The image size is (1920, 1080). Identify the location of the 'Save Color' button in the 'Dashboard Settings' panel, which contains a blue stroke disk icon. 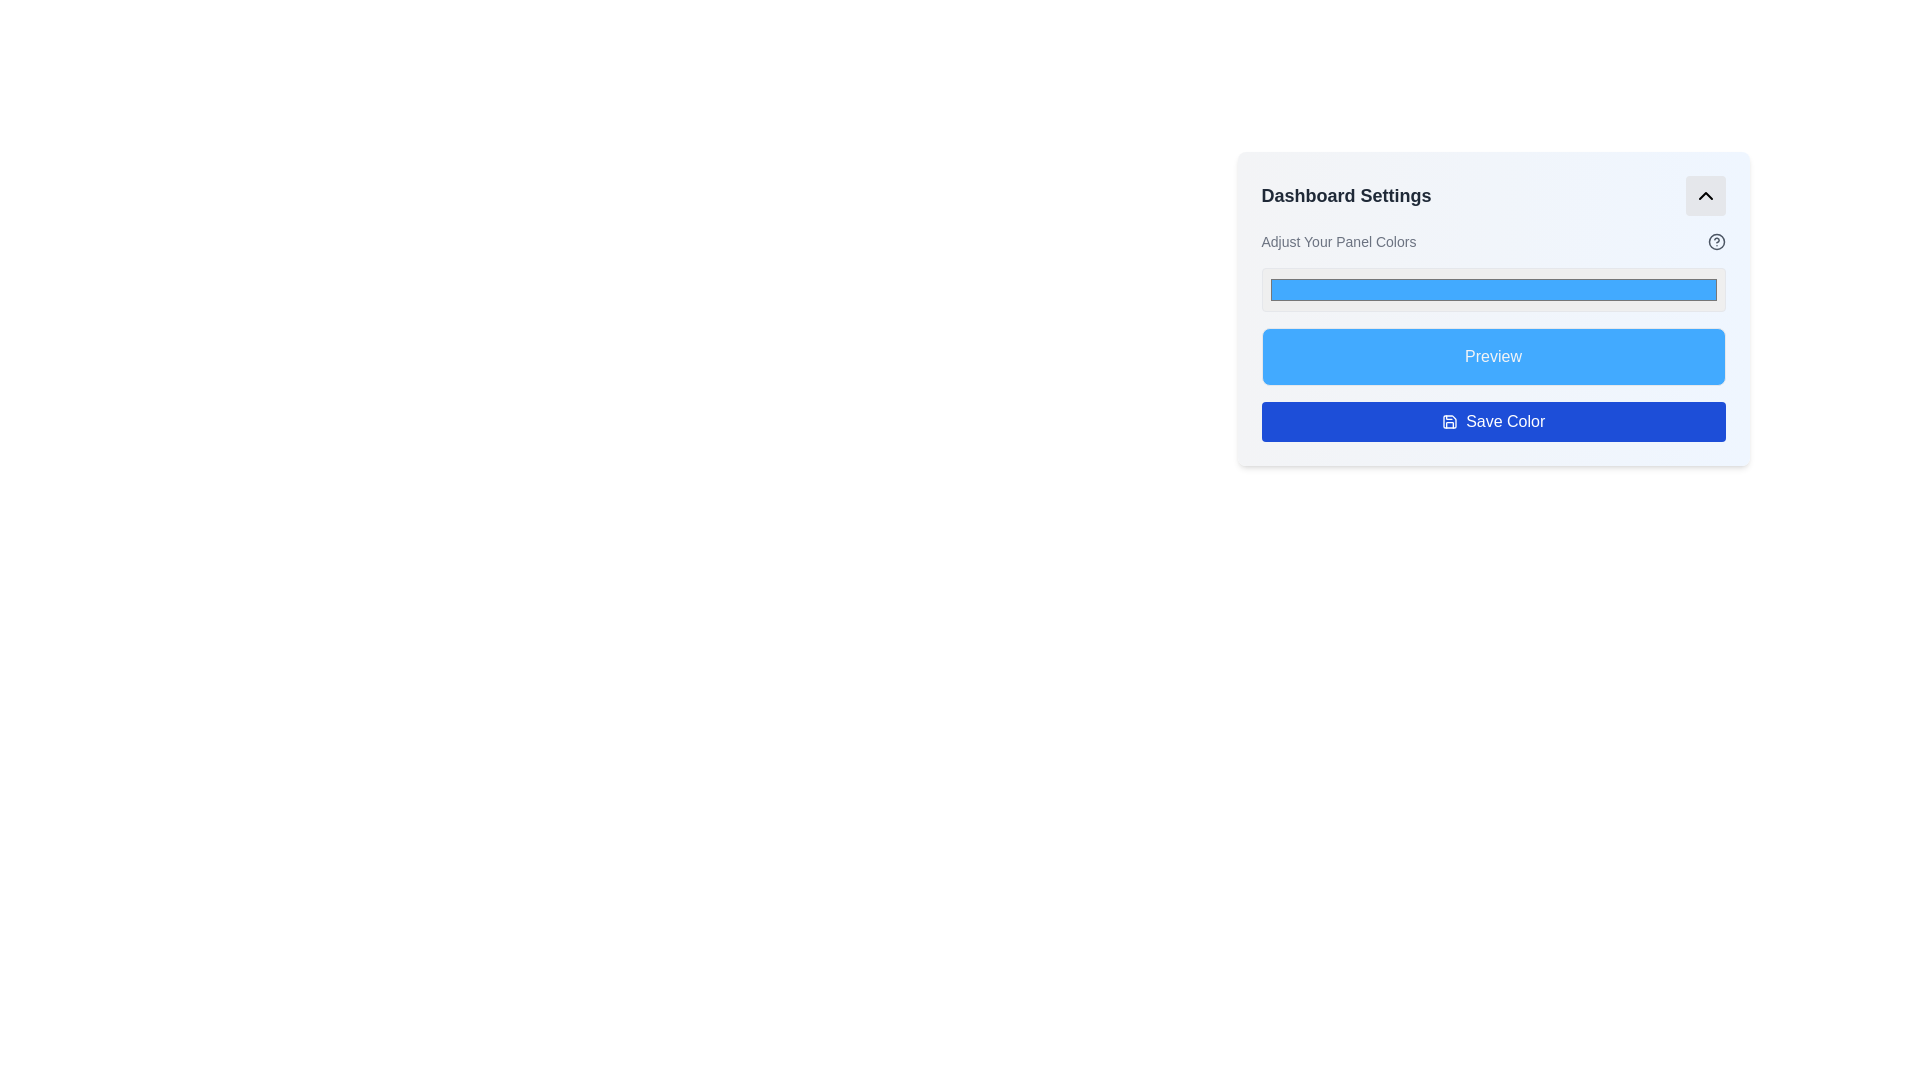
(1449, 420).